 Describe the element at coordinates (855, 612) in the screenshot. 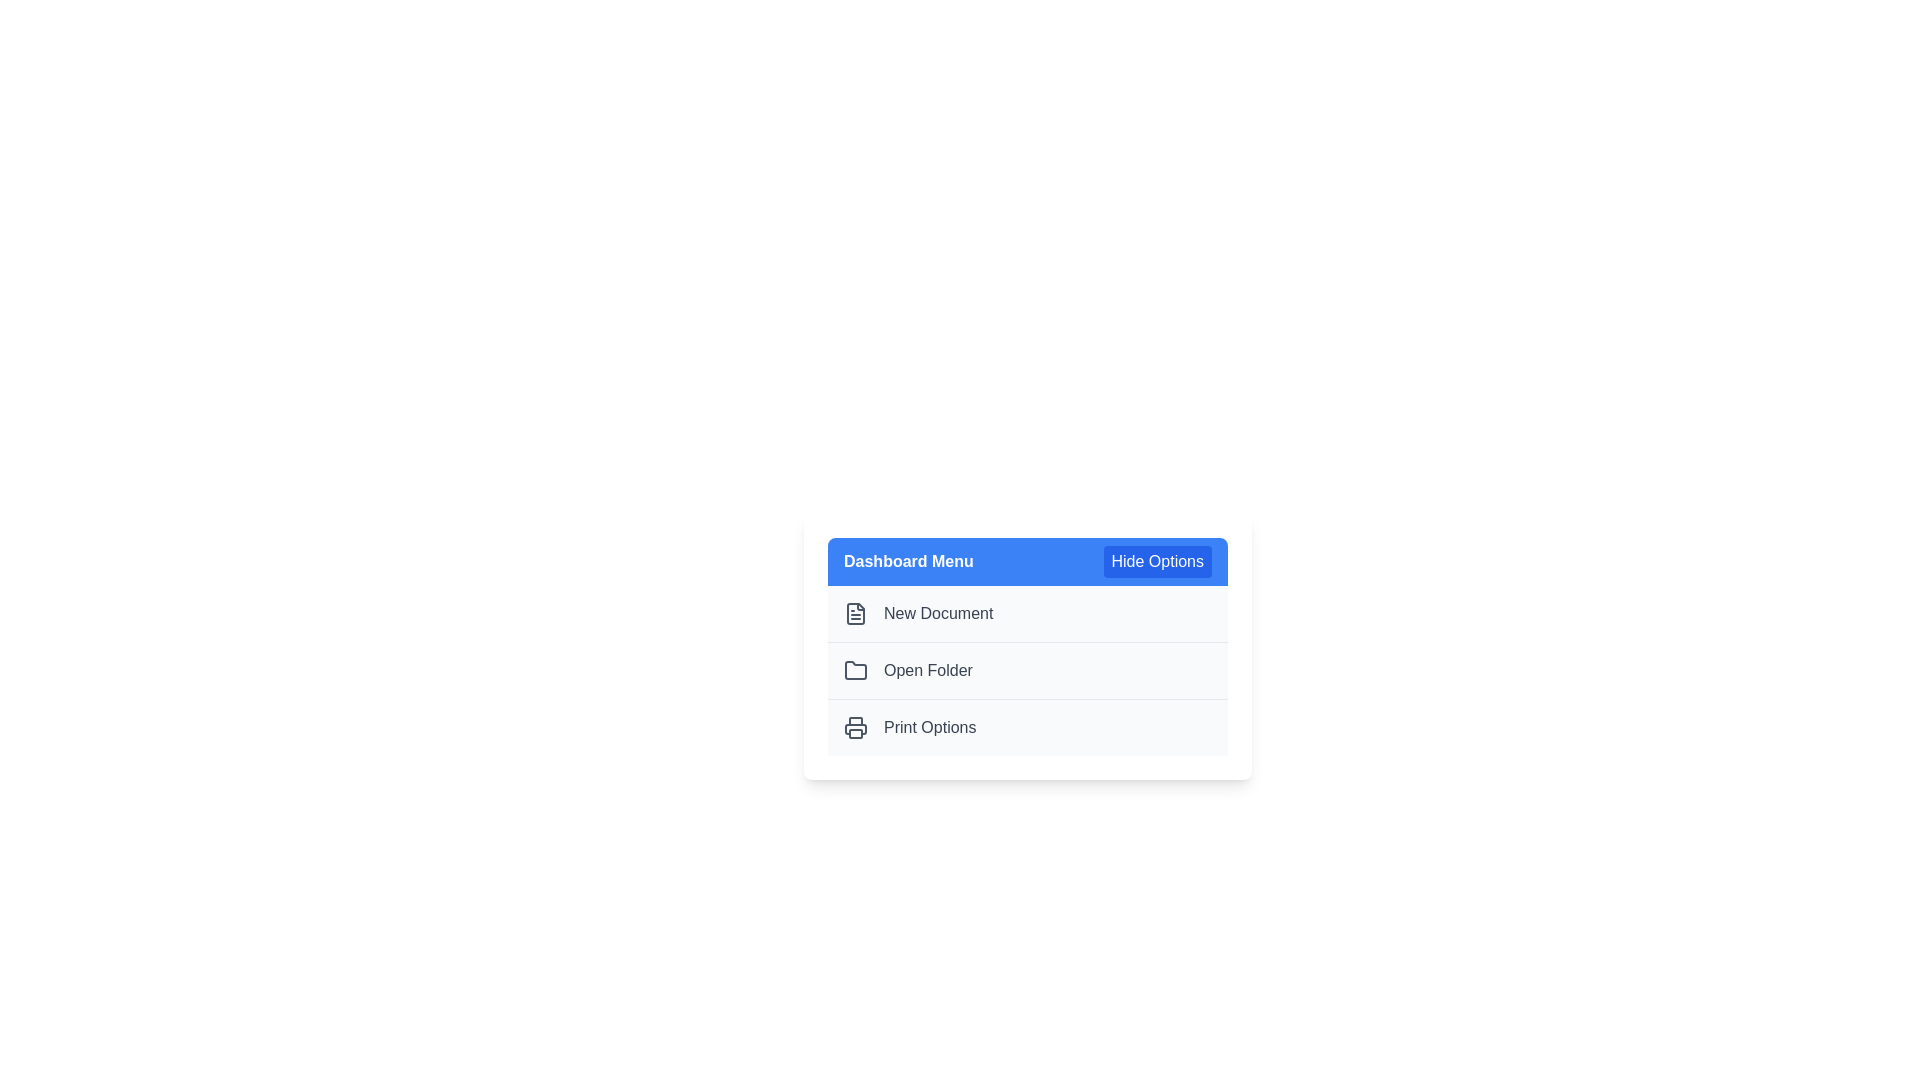

I see `the Decorative Icon located next to the 'New Document' menu option, which is the first icon in the list` at that location.